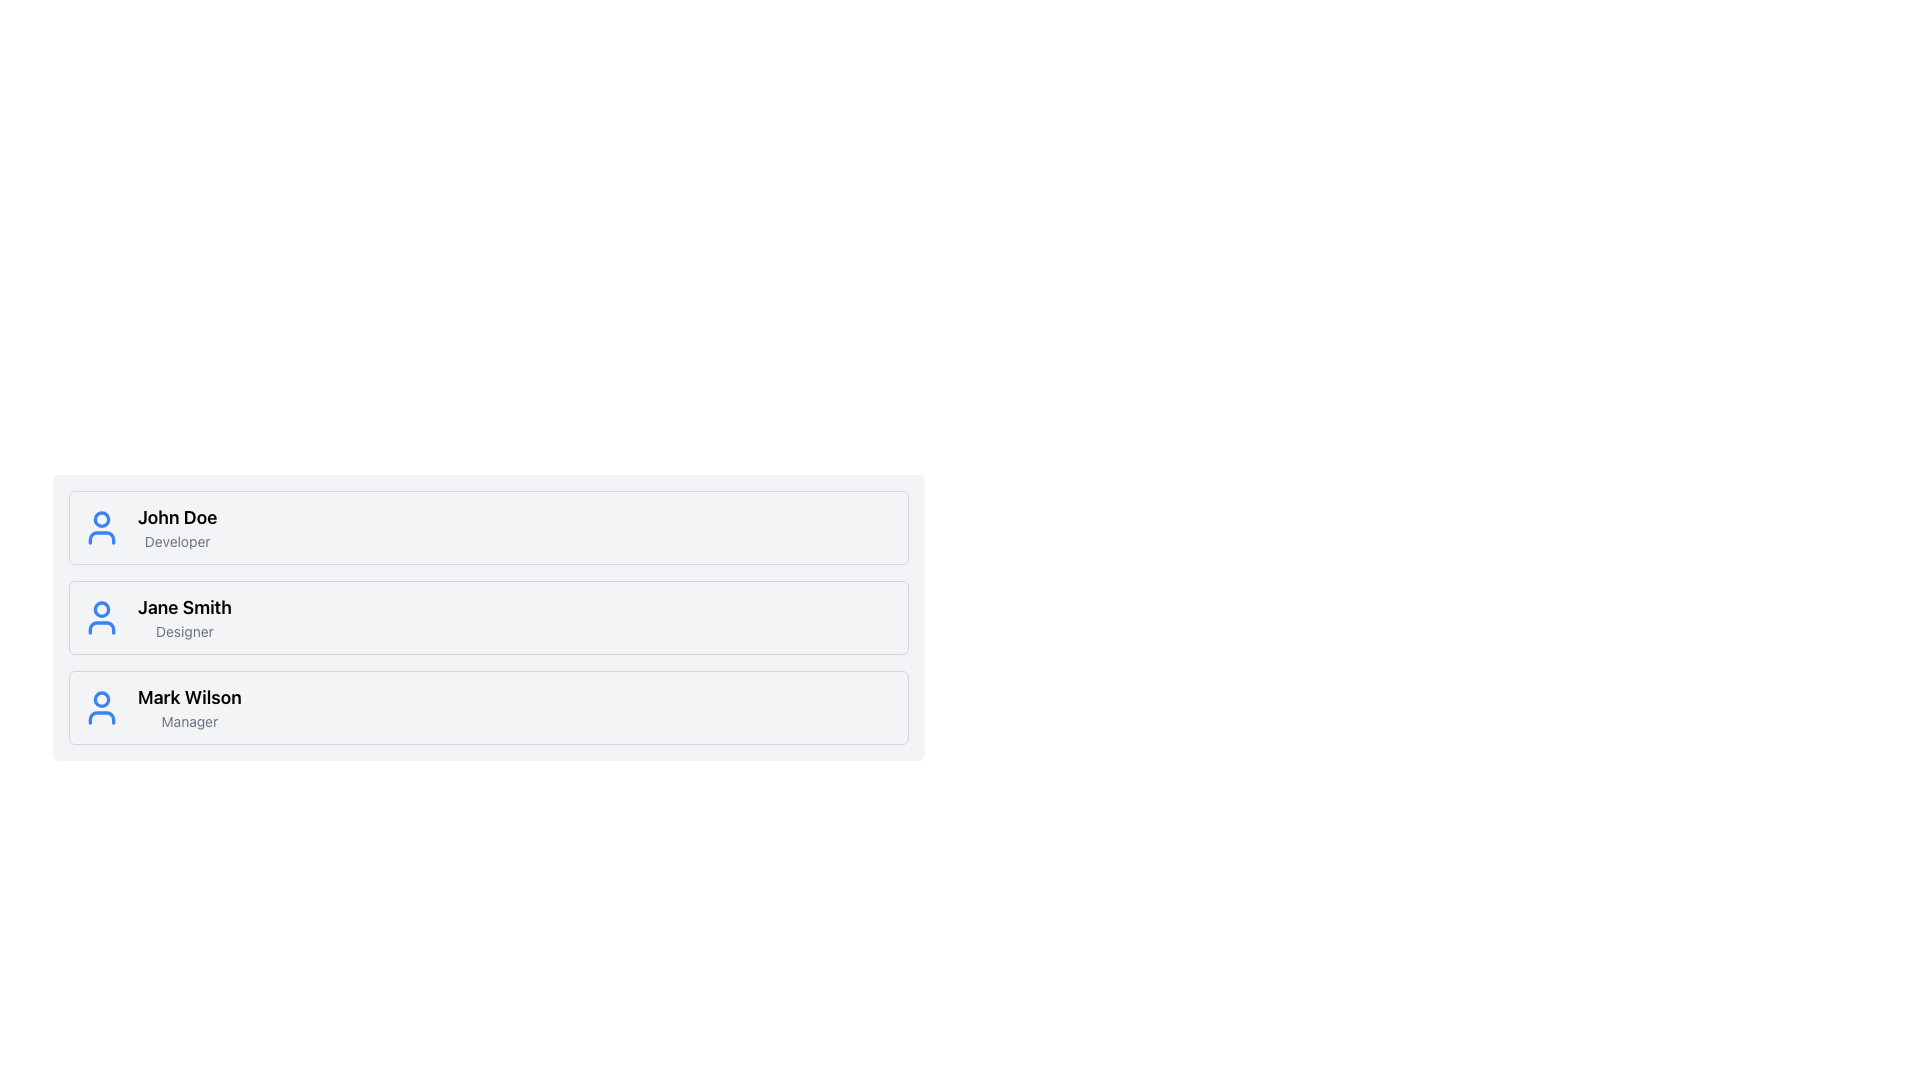 Image resolution: width=1920 pixels, height=1080 pixels. What do you see at coordinates (489, 707) in the screenshot?
I see `the user profile entry` at bounding box center [489, 707].